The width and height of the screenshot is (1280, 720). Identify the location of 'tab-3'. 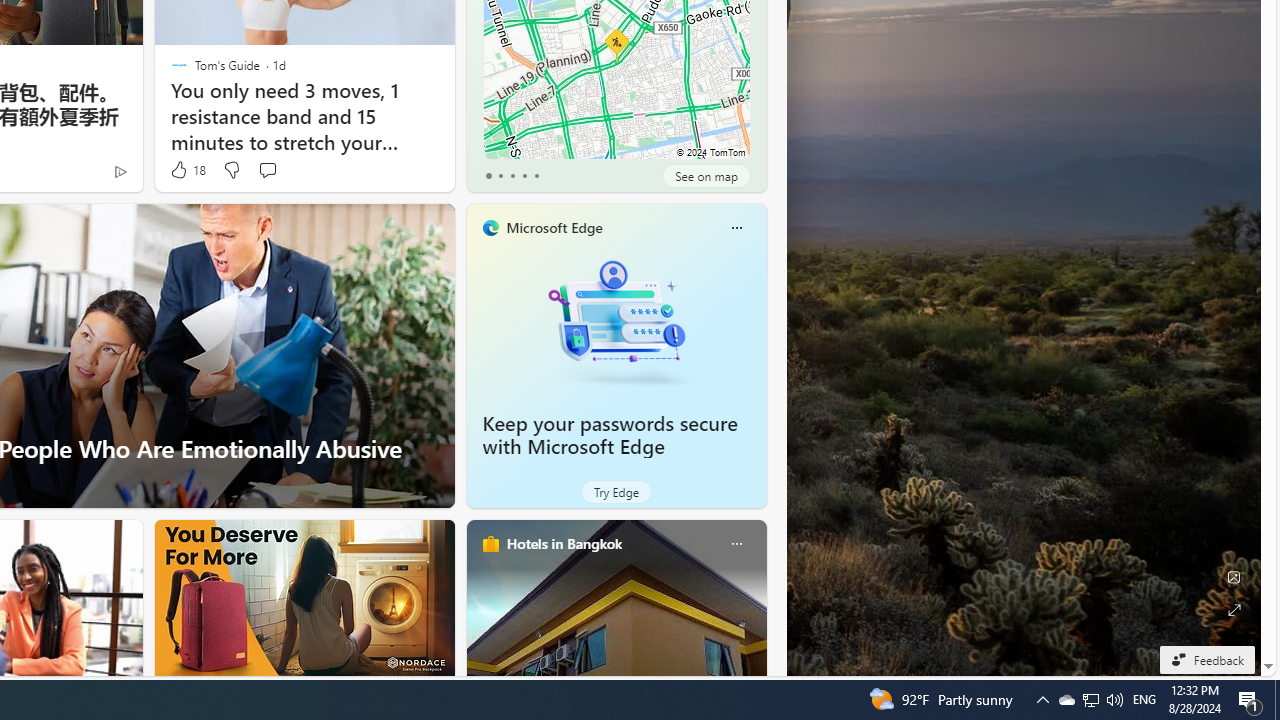
(524, 175).